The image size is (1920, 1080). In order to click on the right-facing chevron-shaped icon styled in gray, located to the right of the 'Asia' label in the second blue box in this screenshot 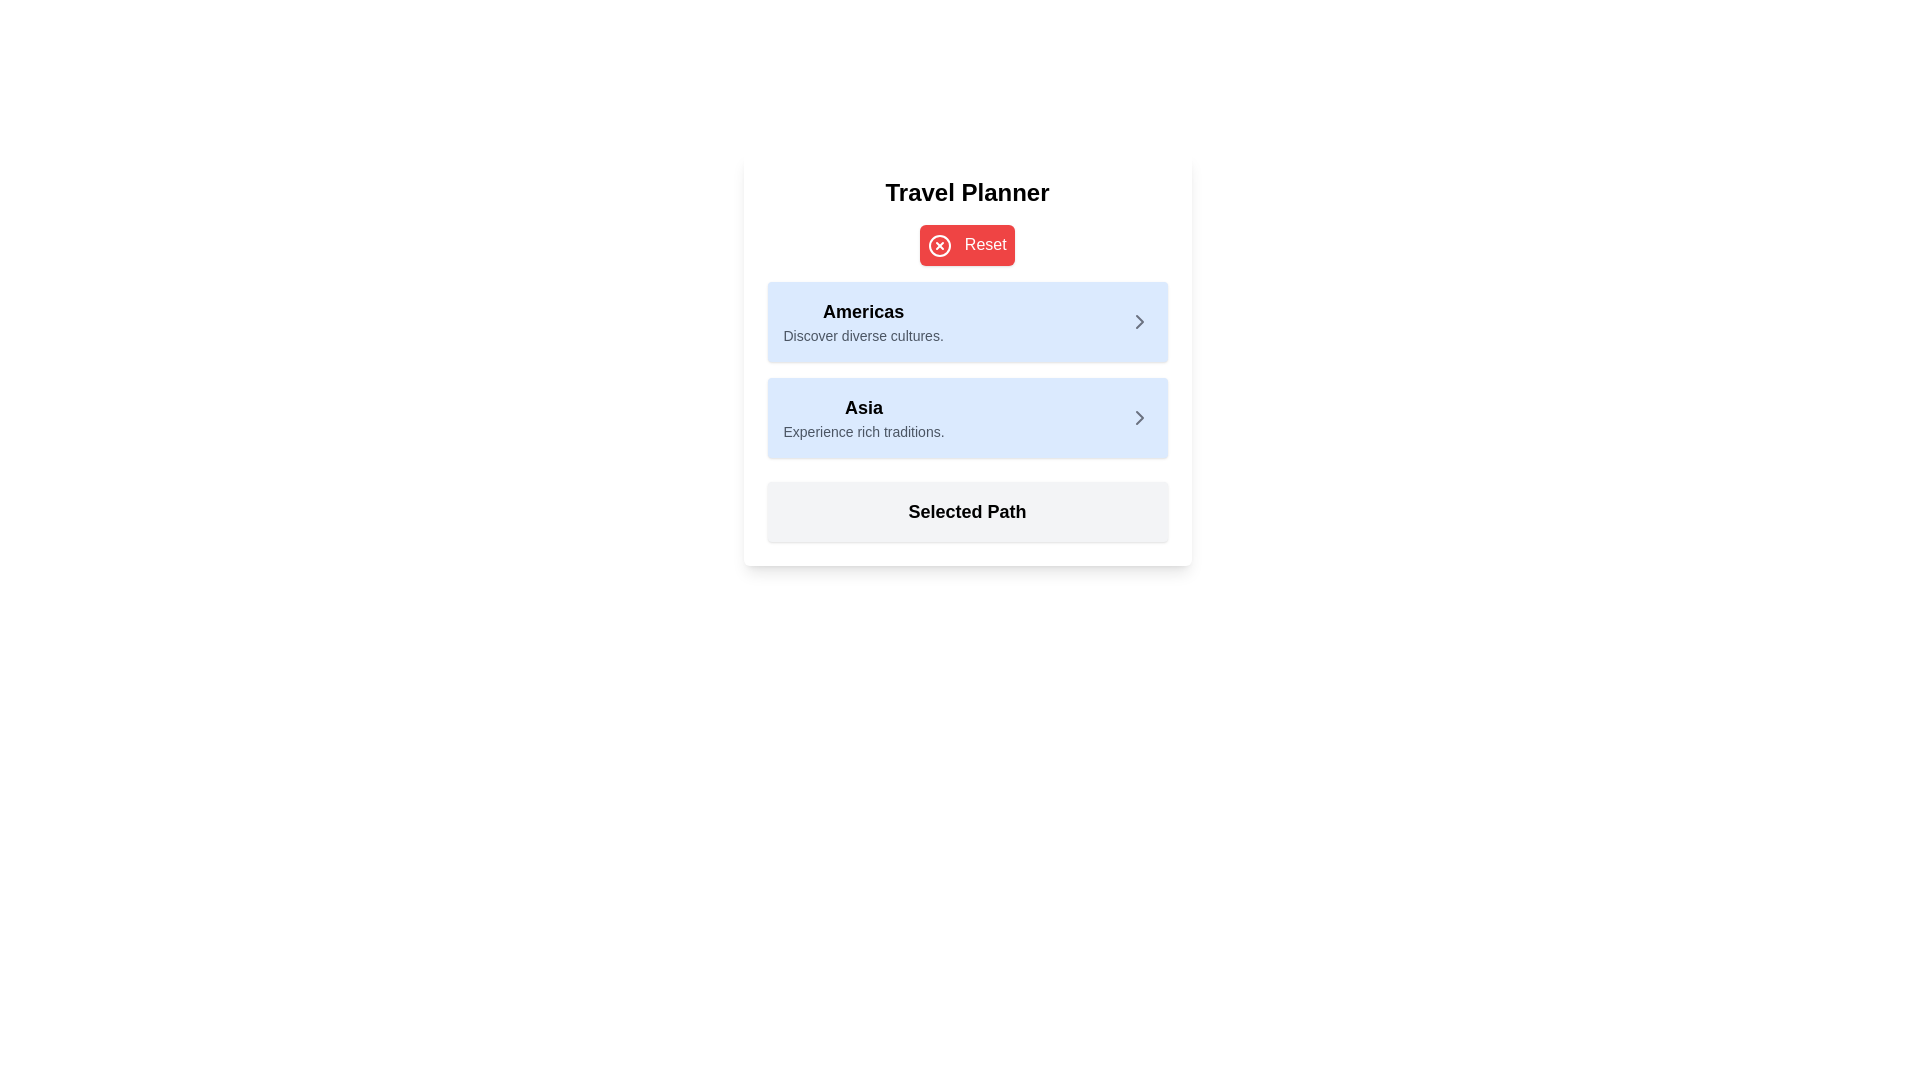, I will do `click(1139, 416)`.